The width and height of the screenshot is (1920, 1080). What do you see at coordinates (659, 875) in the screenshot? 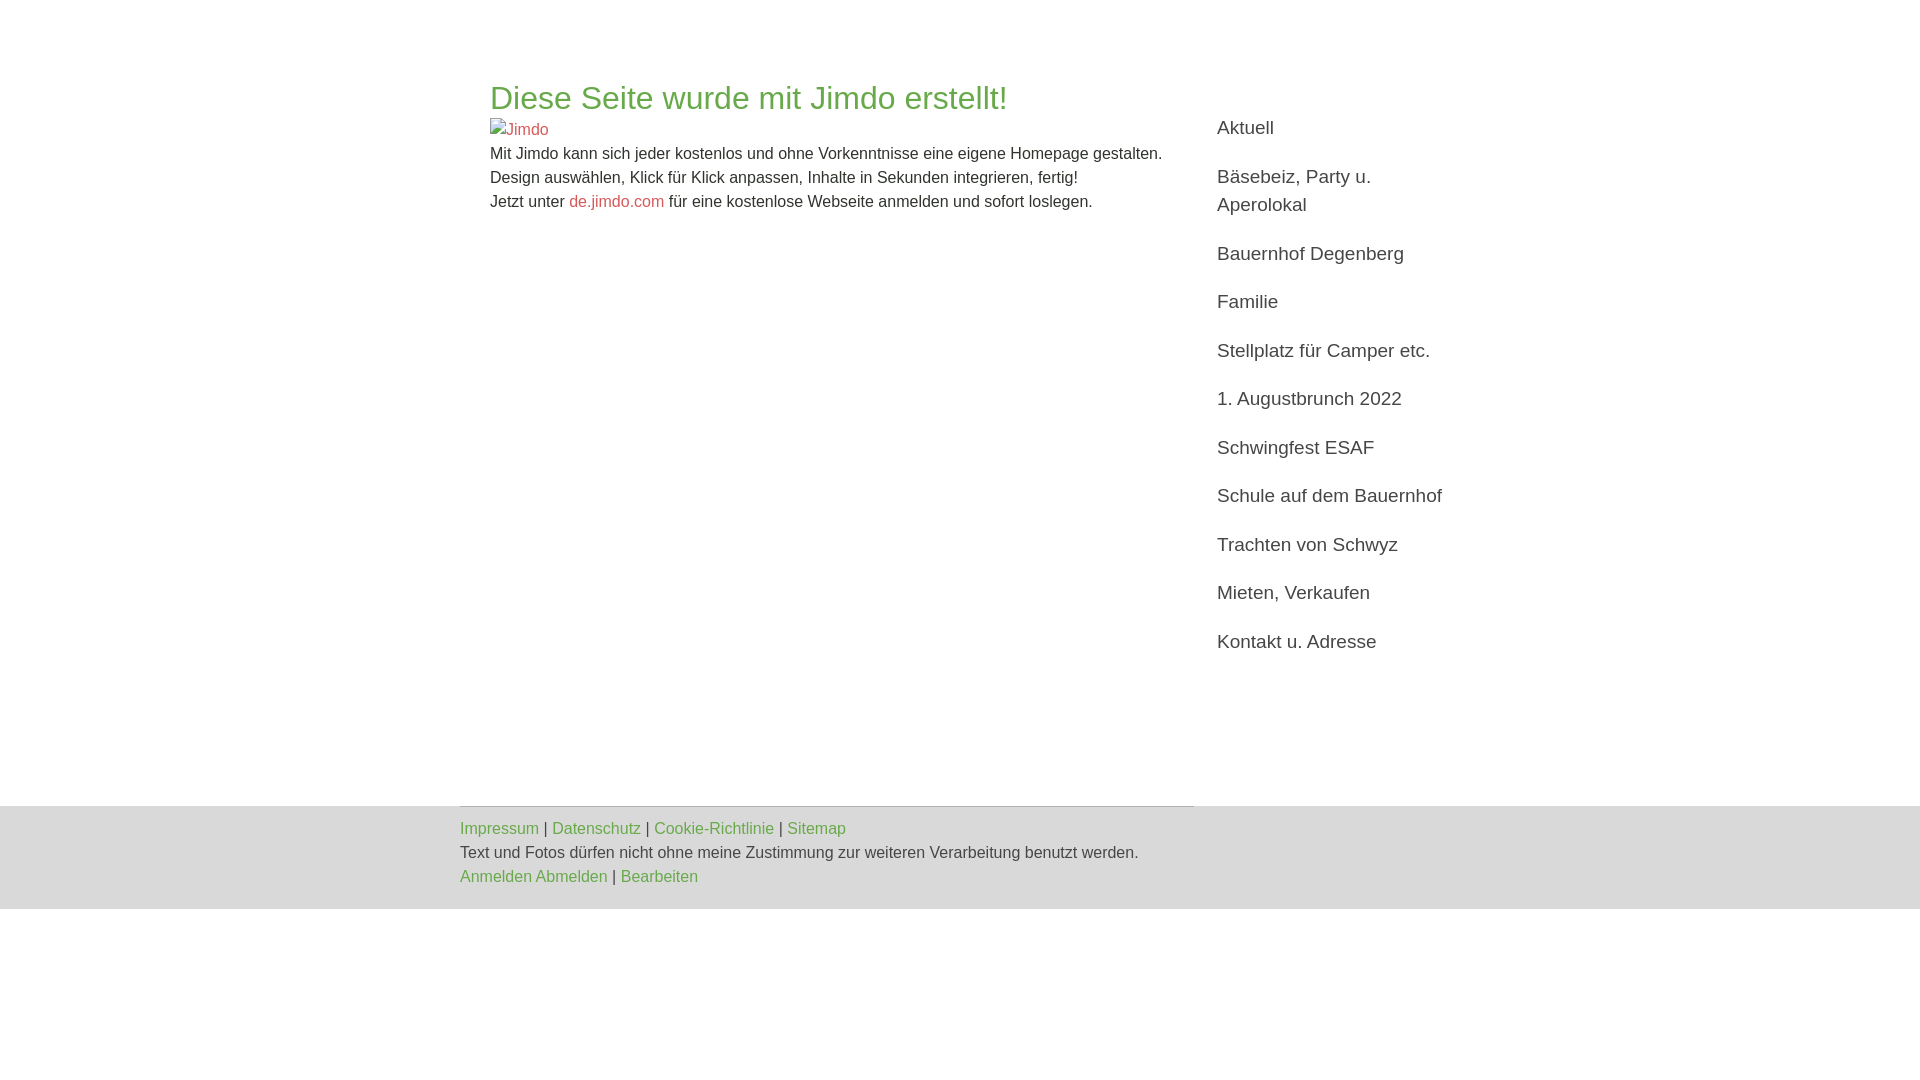
I see `'Bearbeiten'` at bounding box center [659, 875].